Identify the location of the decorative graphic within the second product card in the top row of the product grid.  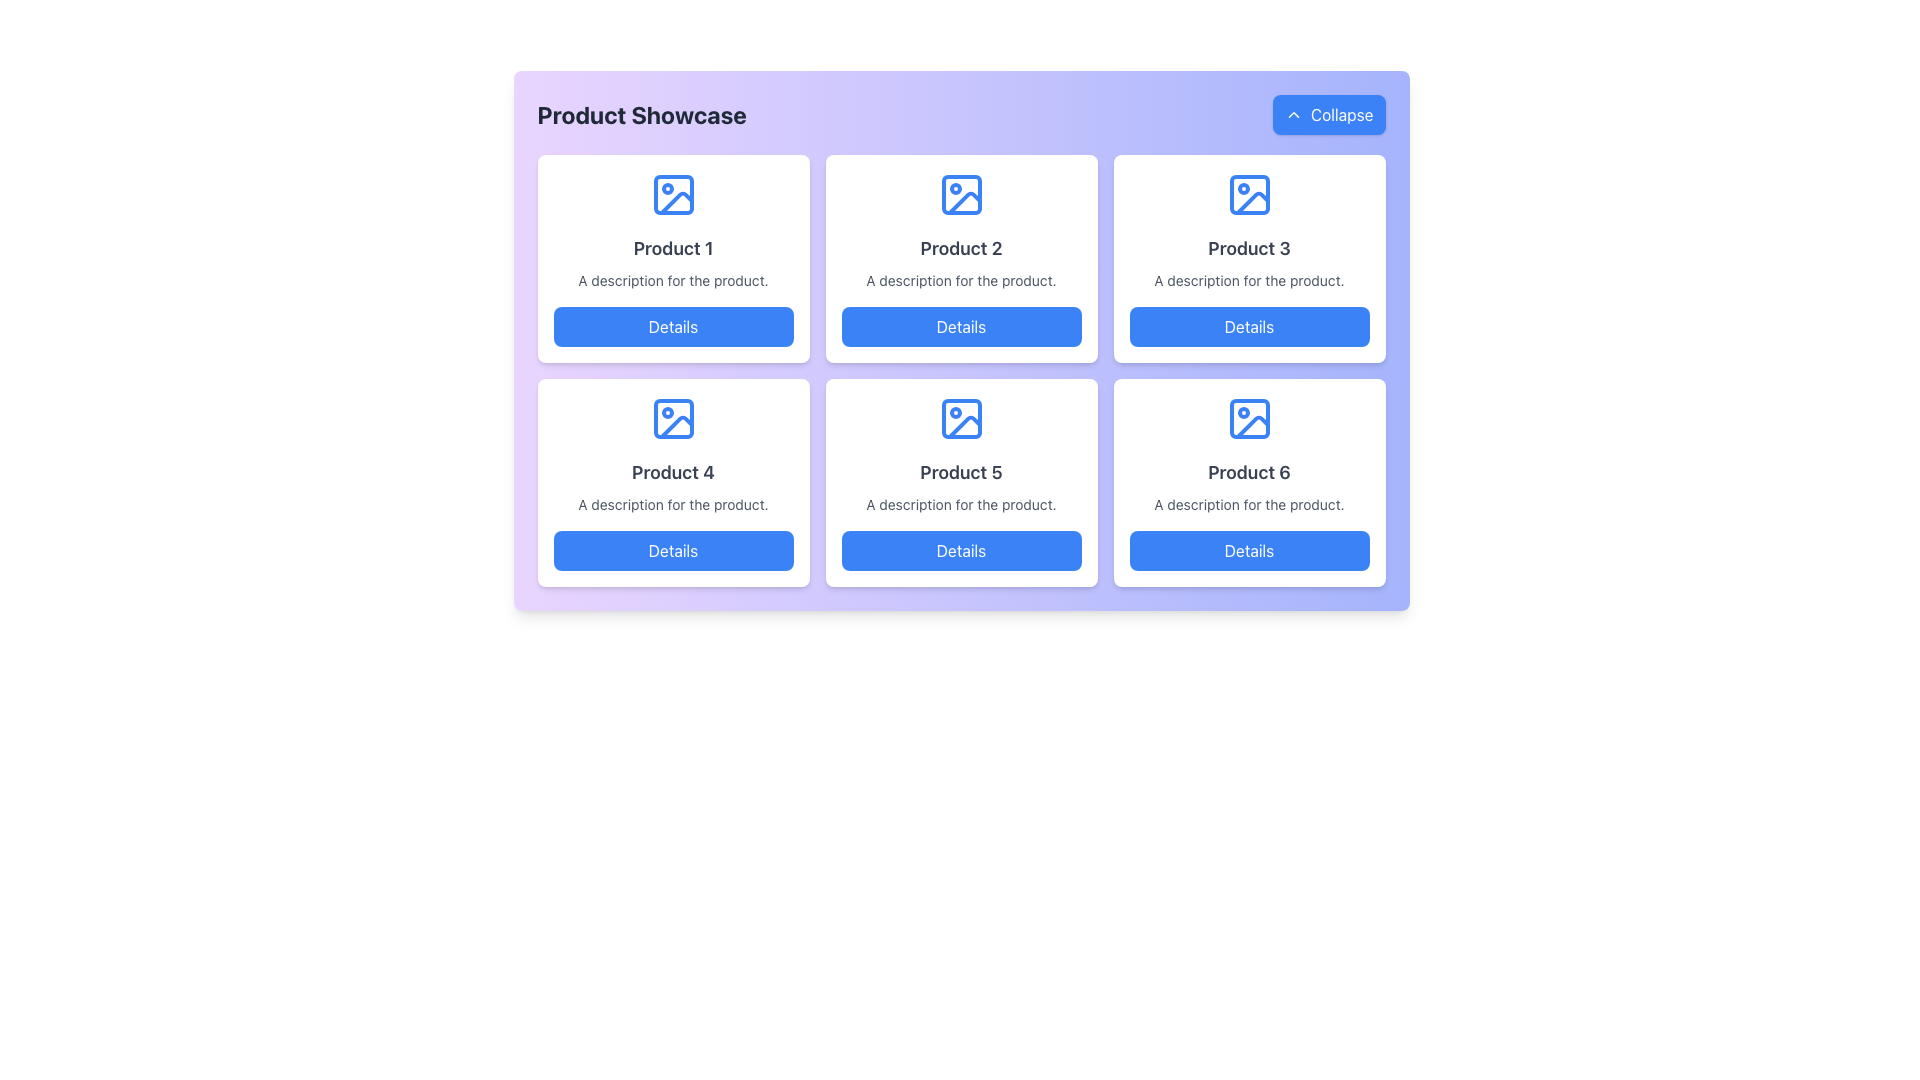
(964, 203).